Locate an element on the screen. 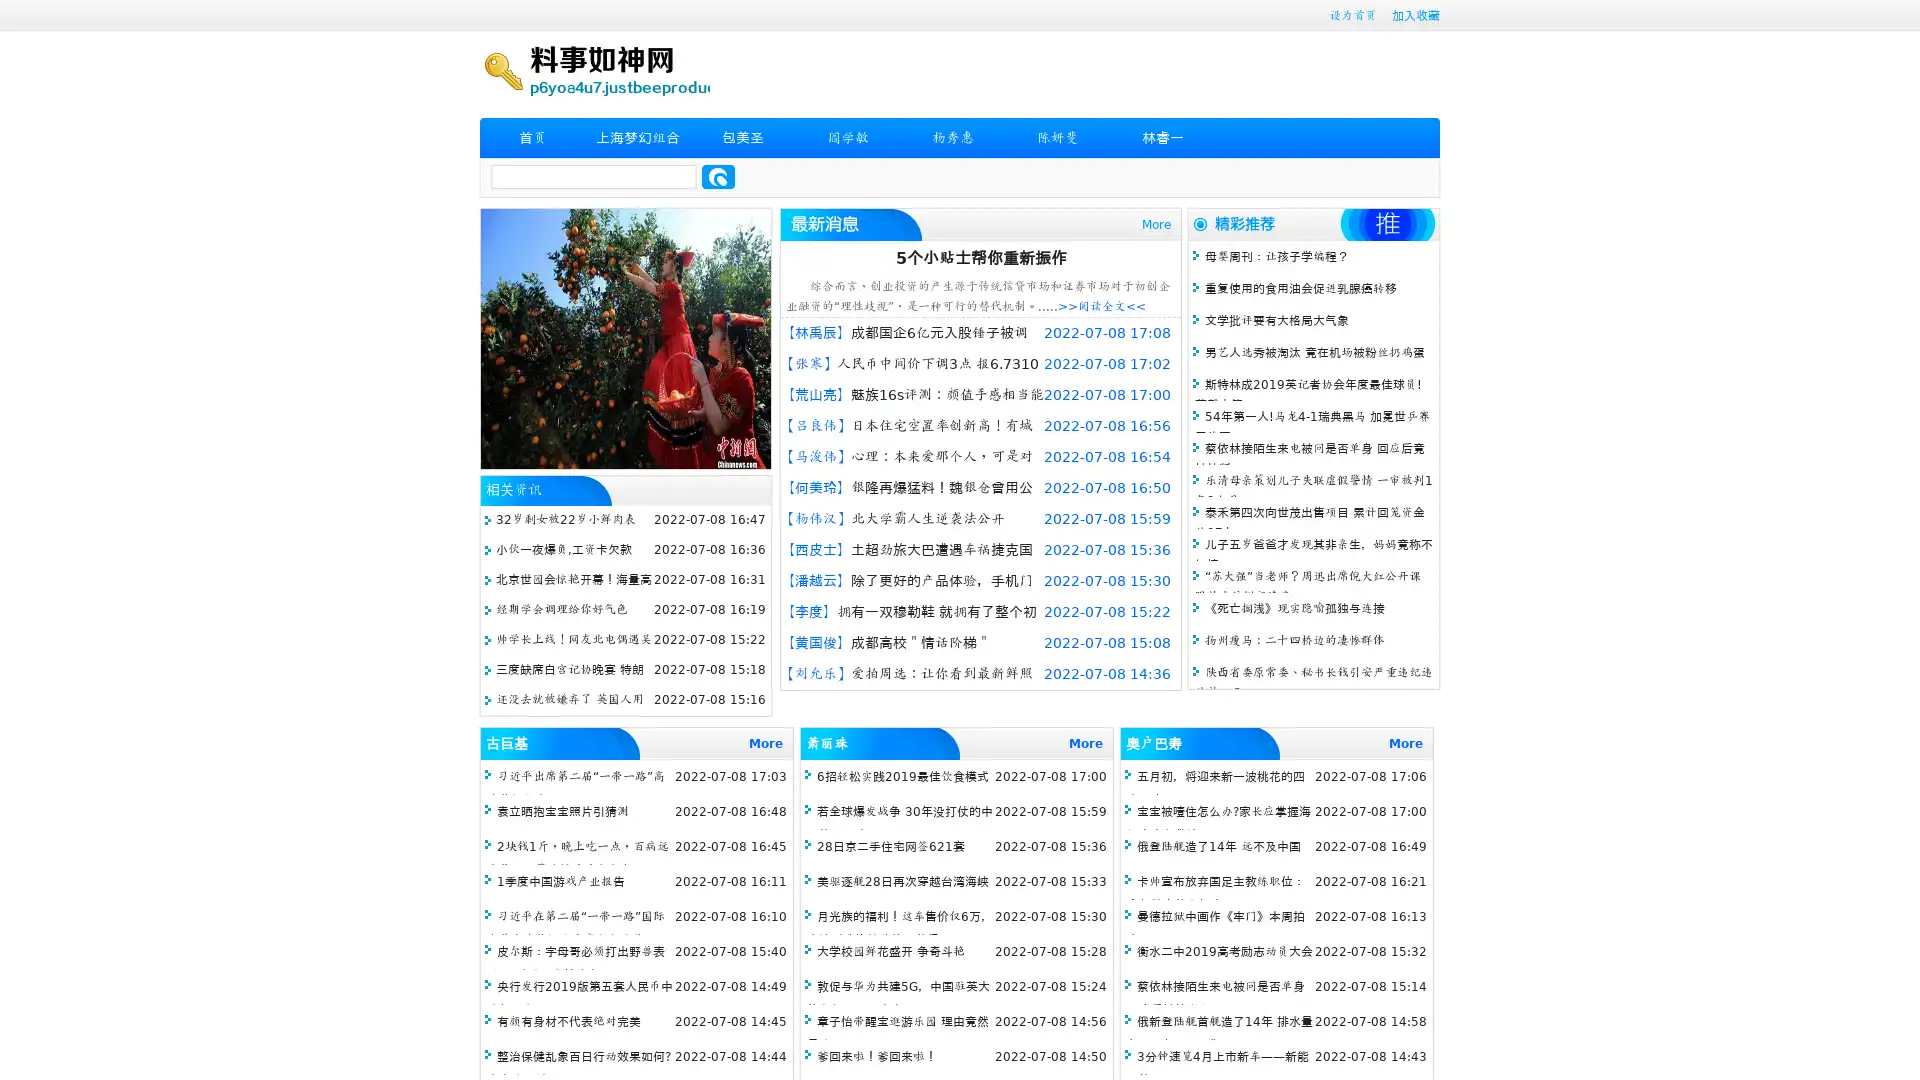  Search is located at coordinates (718, 176).